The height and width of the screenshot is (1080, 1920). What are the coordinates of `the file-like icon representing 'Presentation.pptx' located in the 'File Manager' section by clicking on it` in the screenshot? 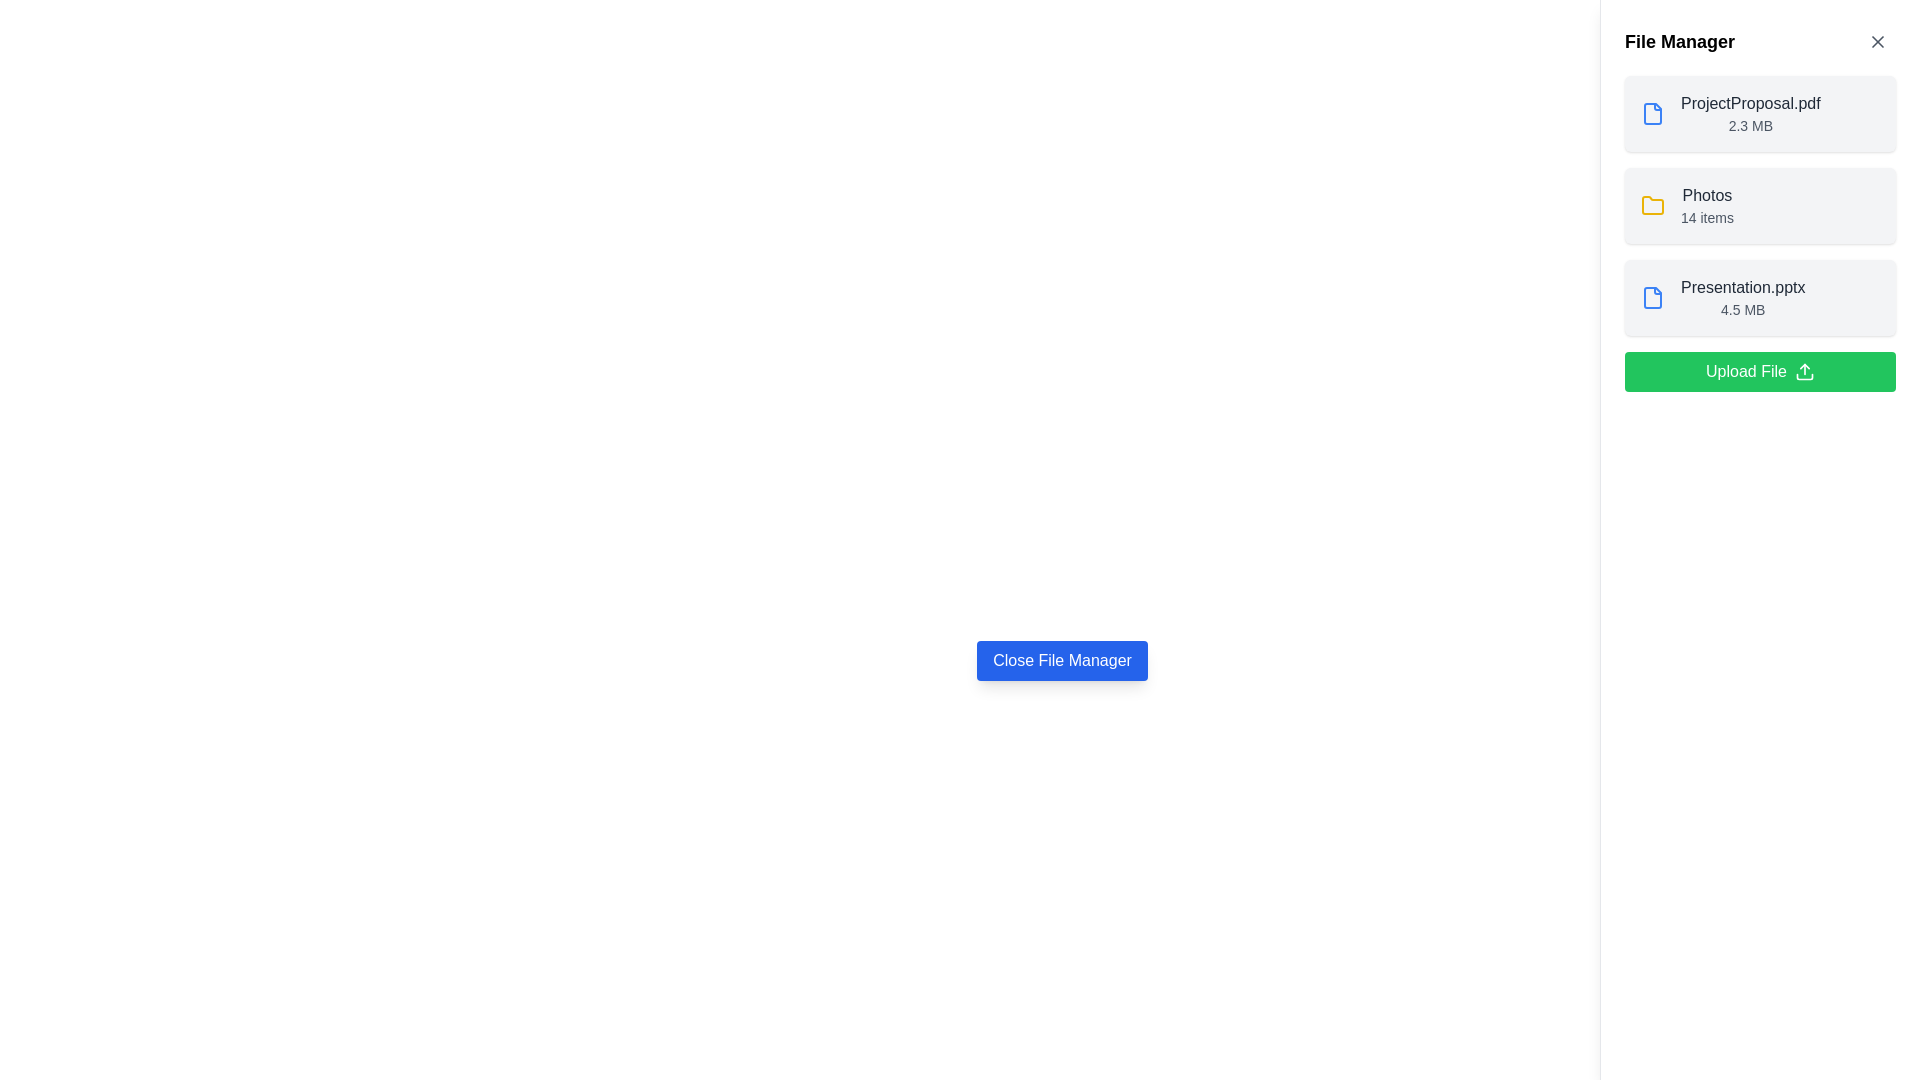 It's located at (1652, 297).